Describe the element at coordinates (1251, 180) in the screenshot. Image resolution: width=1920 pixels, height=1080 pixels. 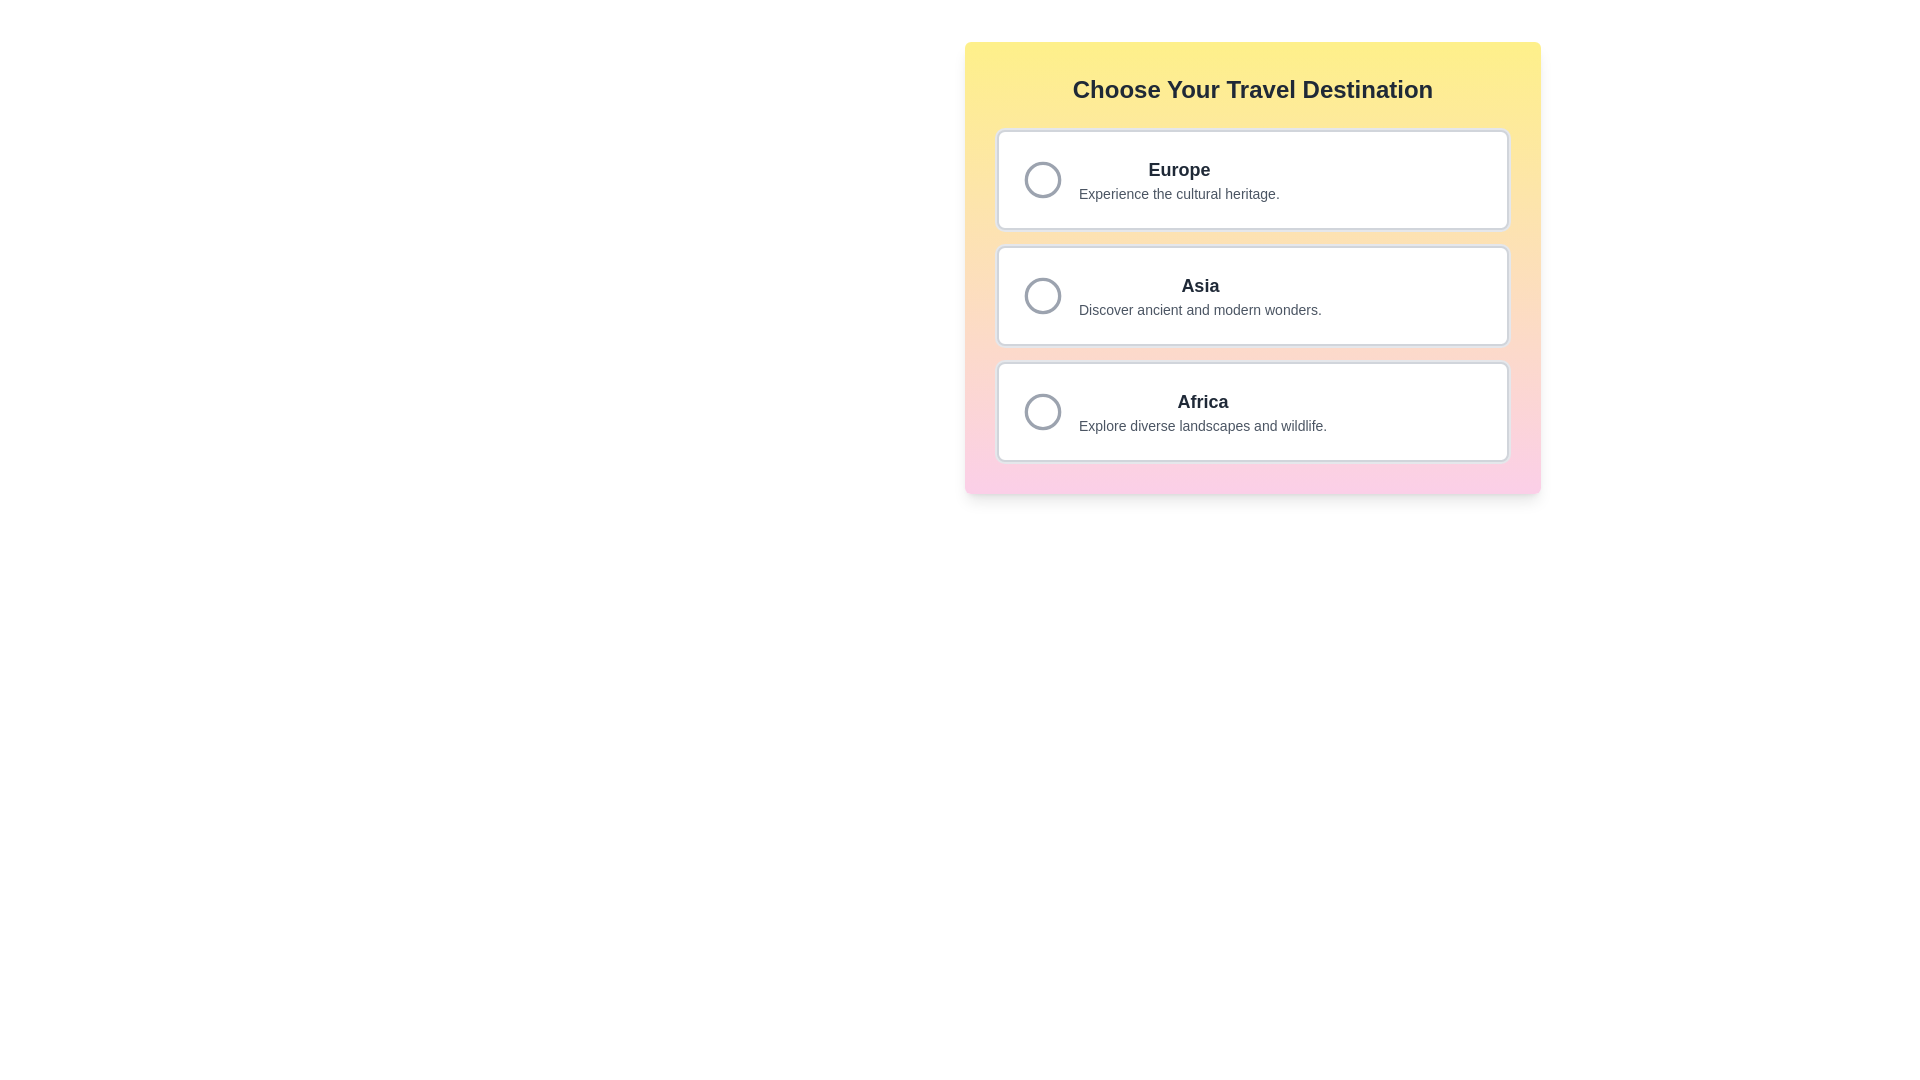
I see `the Card option for the travel destination 'Europe'` at that location.